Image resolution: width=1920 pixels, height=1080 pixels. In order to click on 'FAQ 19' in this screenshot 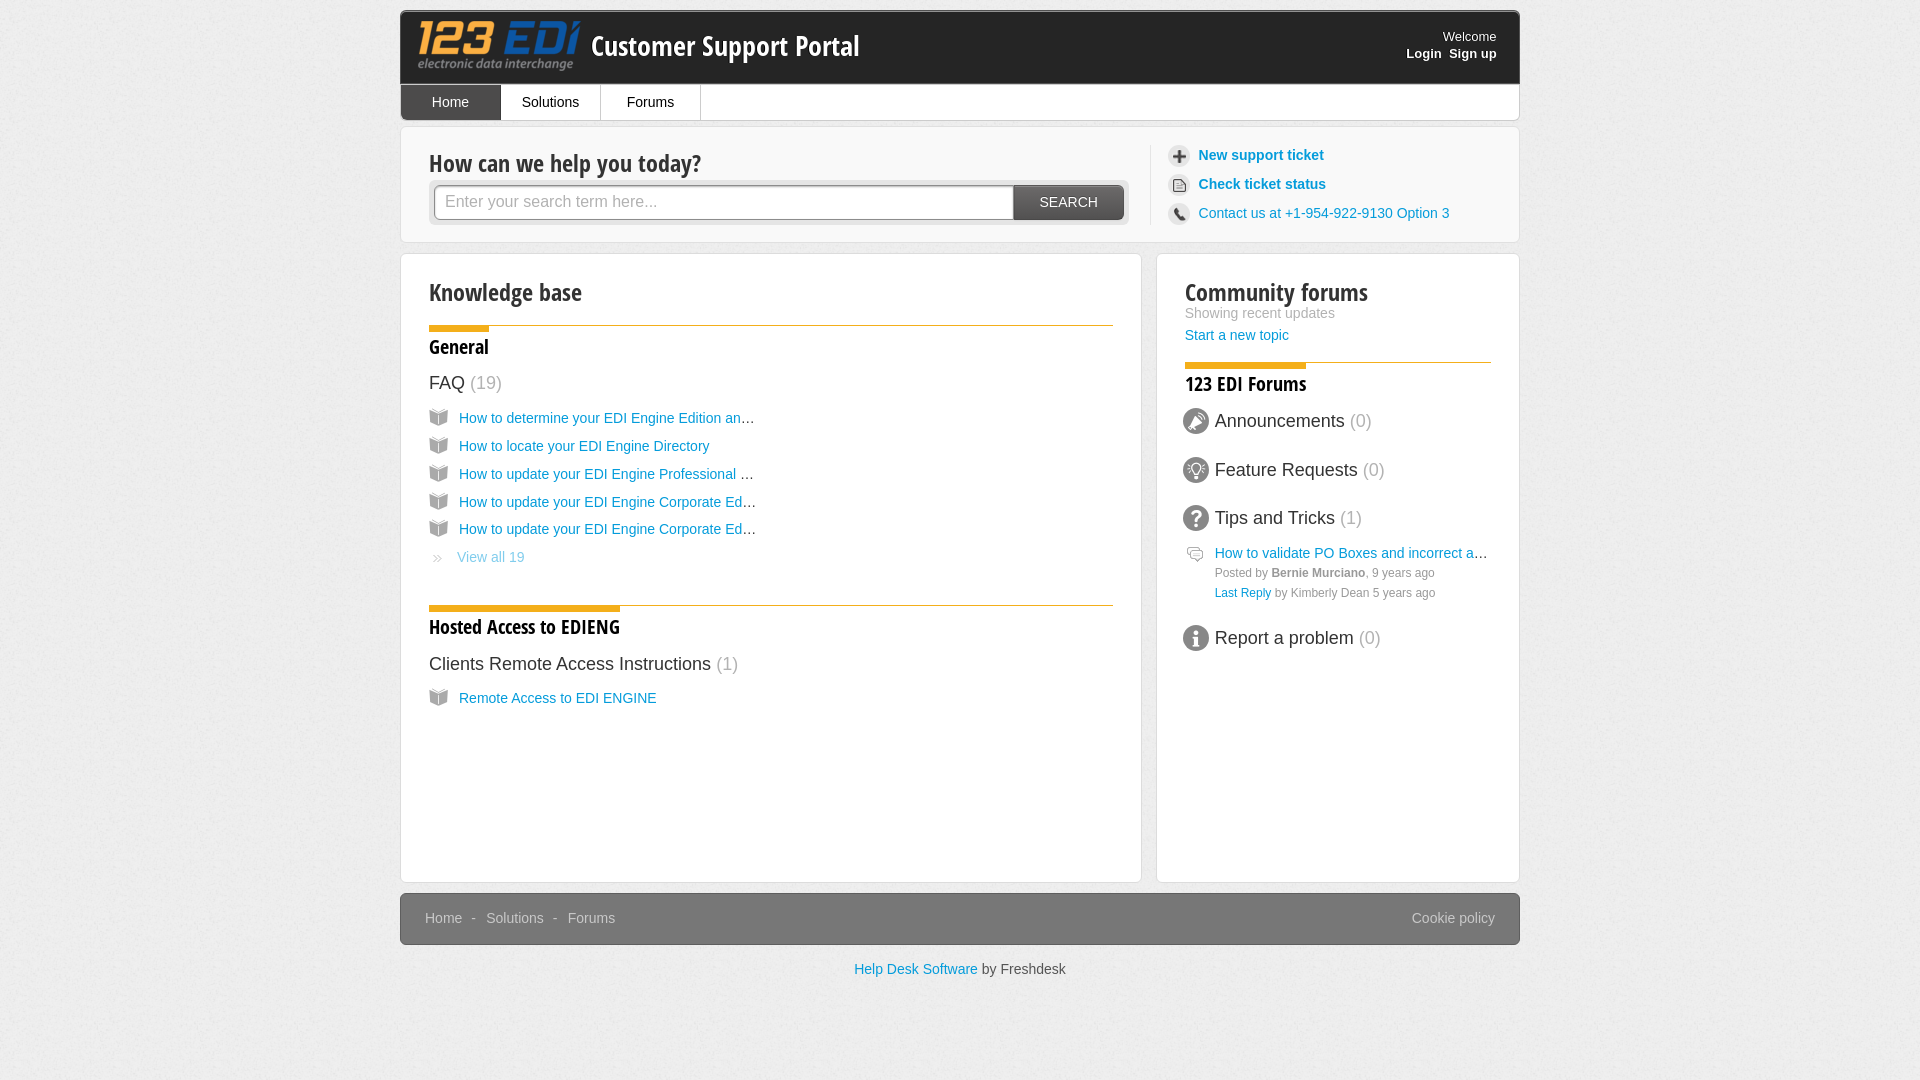, I will do `click(464, 382)`.